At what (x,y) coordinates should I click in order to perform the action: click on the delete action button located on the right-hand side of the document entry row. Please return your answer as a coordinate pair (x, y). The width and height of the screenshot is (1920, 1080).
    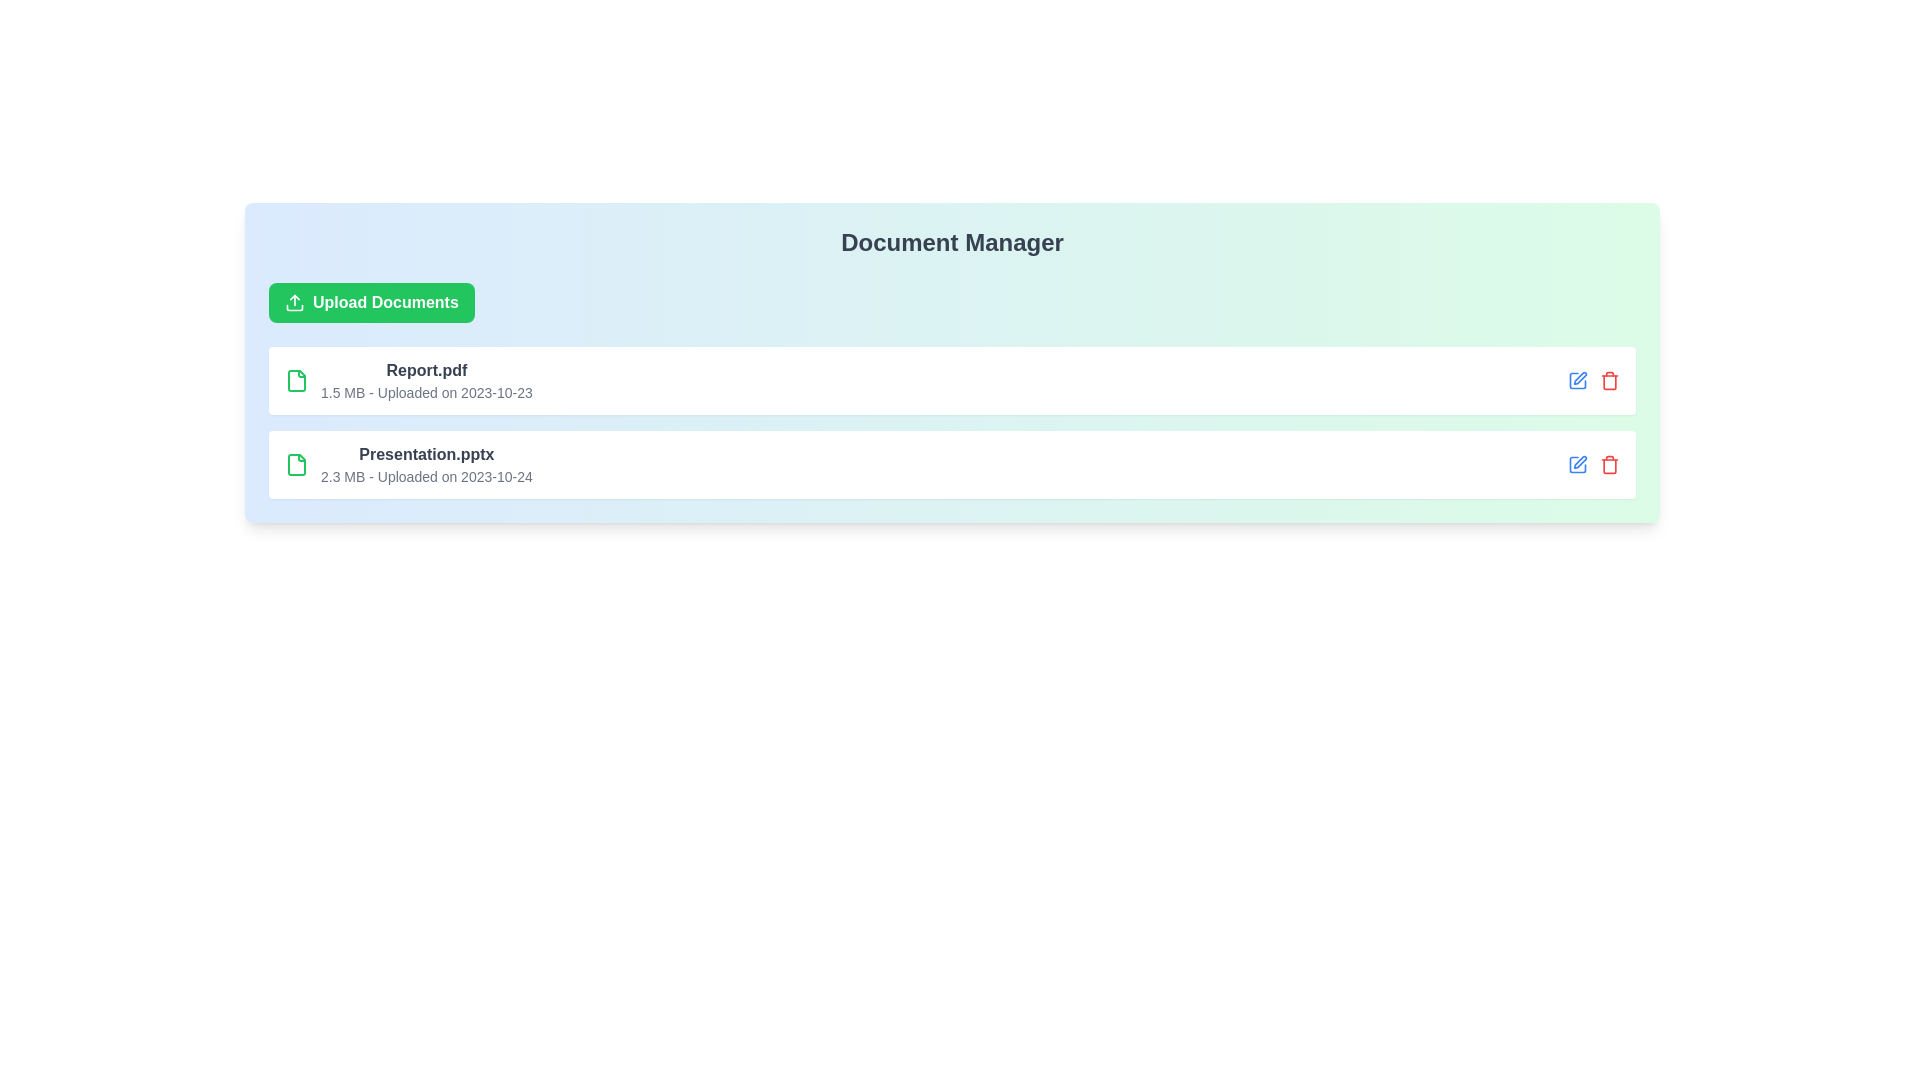
    Looking at the image, I should click on (1609, 381).